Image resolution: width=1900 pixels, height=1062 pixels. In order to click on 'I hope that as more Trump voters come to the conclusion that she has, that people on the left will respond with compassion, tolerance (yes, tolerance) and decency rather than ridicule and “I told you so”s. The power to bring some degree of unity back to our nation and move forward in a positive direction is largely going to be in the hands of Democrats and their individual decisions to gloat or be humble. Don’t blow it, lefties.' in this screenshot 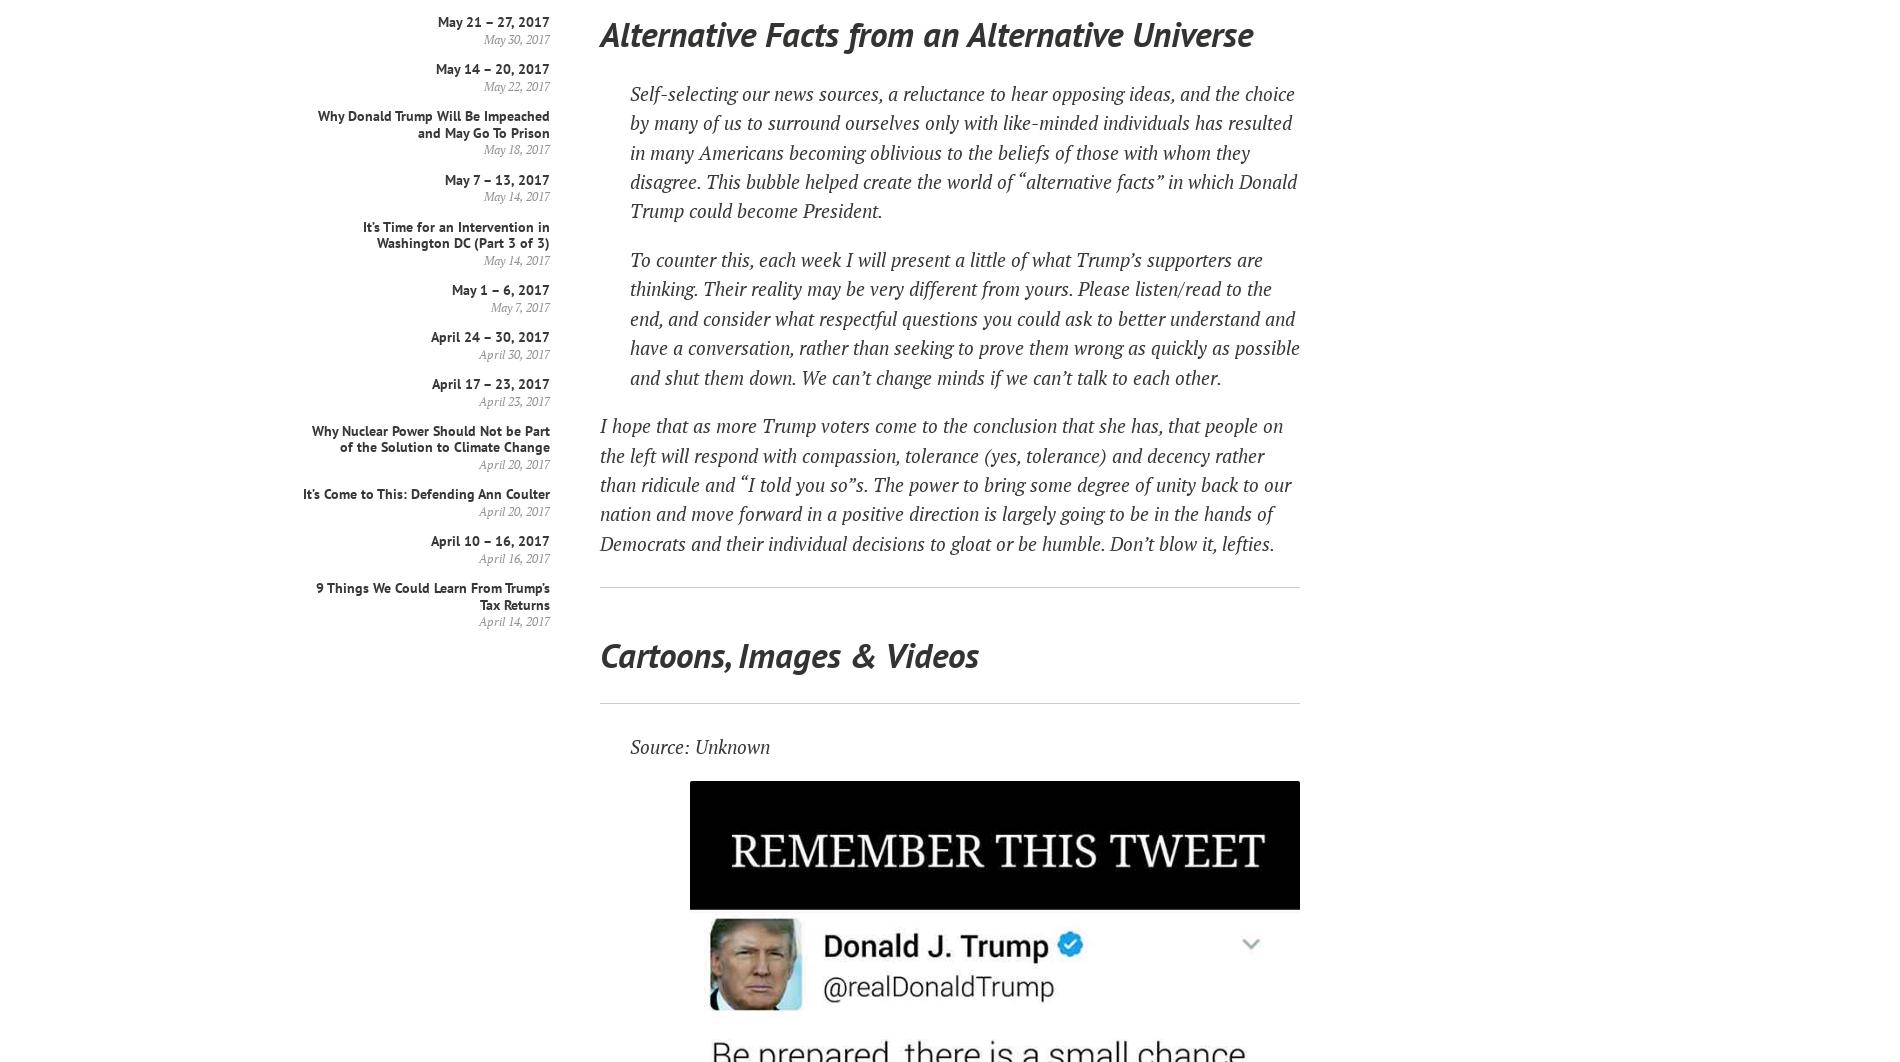, I will do `click(944, 482)`.